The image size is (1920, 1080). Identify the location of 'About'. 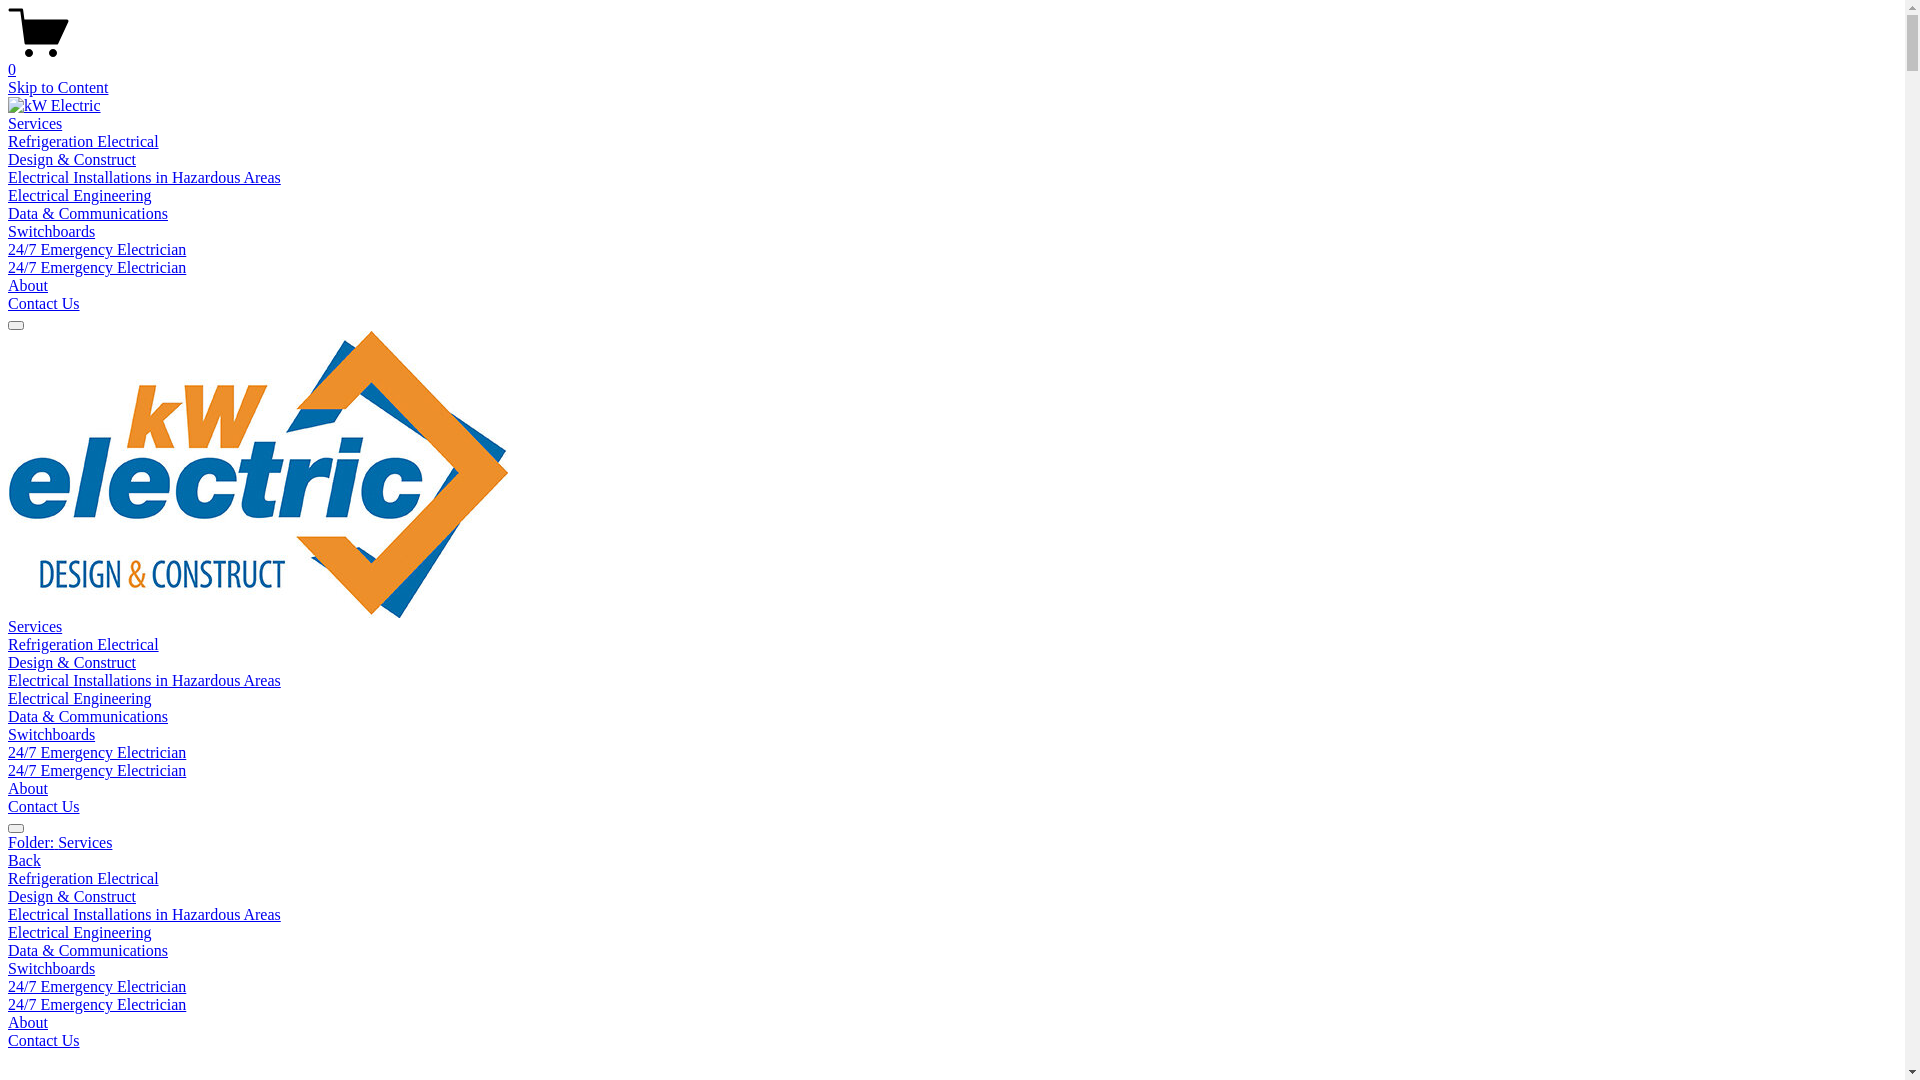
(28, 285).